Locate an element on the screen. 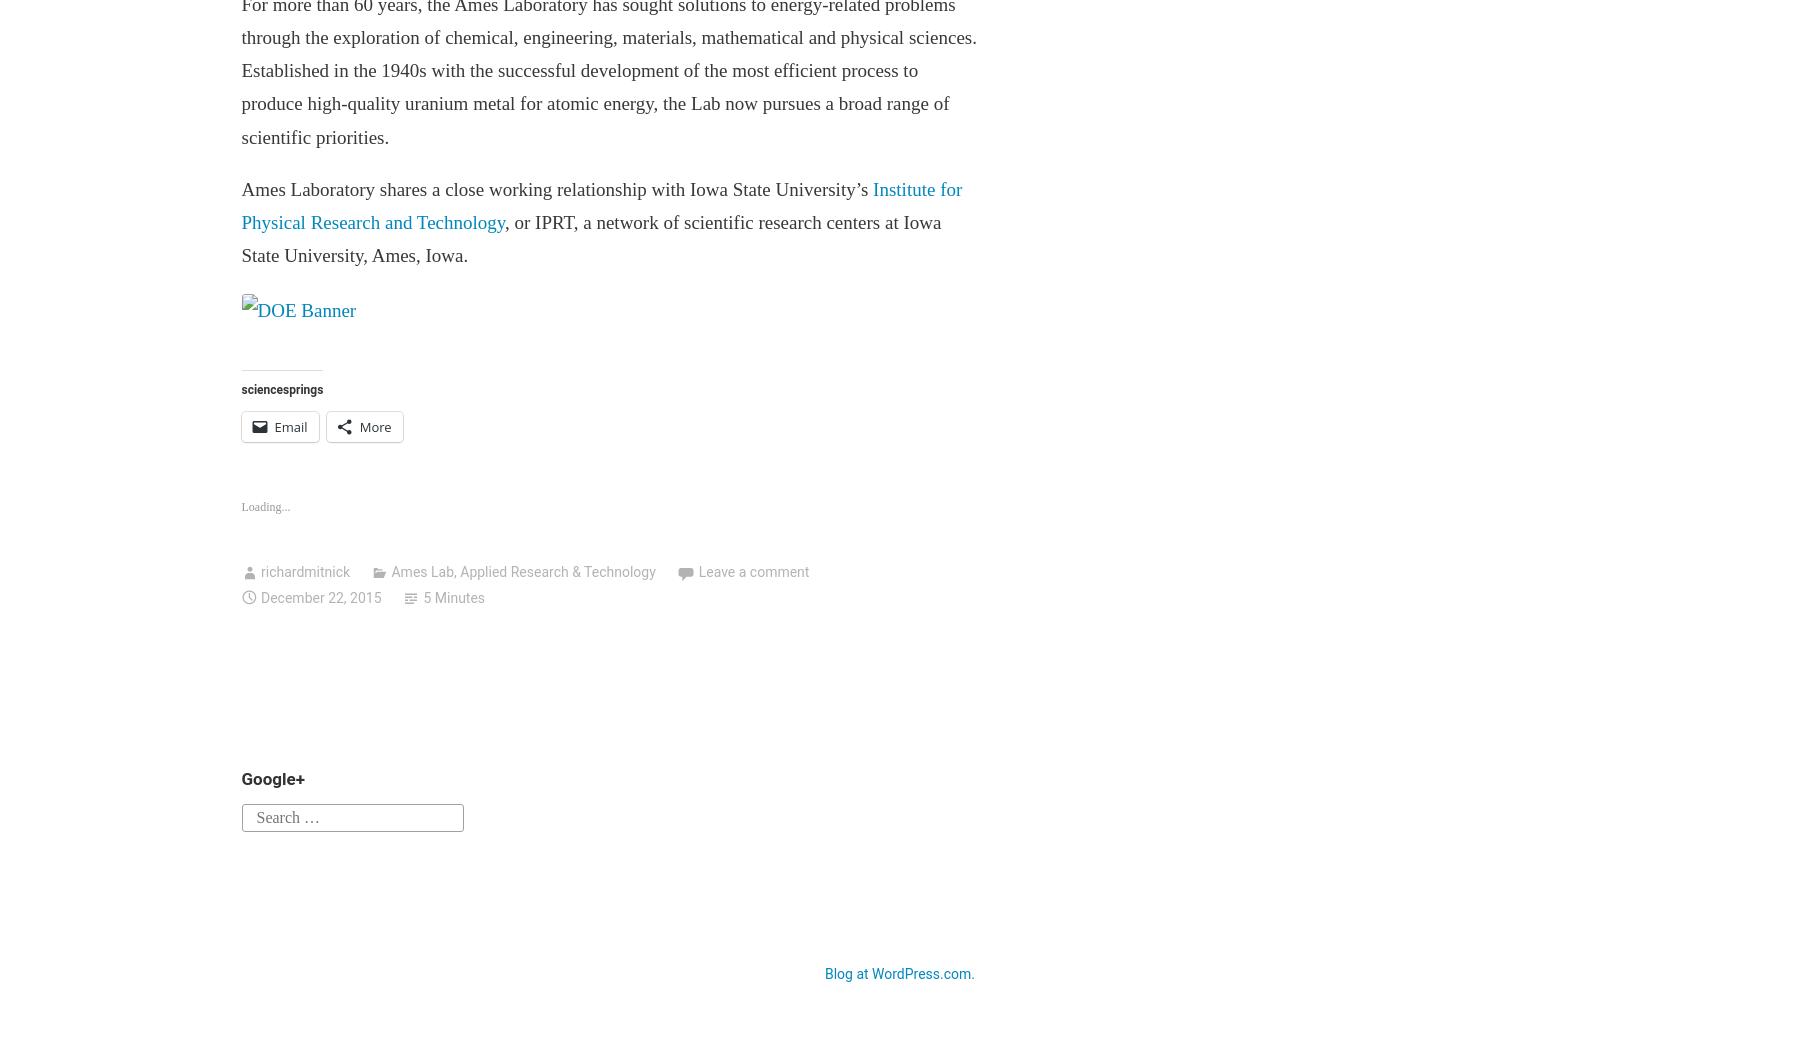 The image size is (1800, 1040). 'Email' is located at coordinates (272, 427).